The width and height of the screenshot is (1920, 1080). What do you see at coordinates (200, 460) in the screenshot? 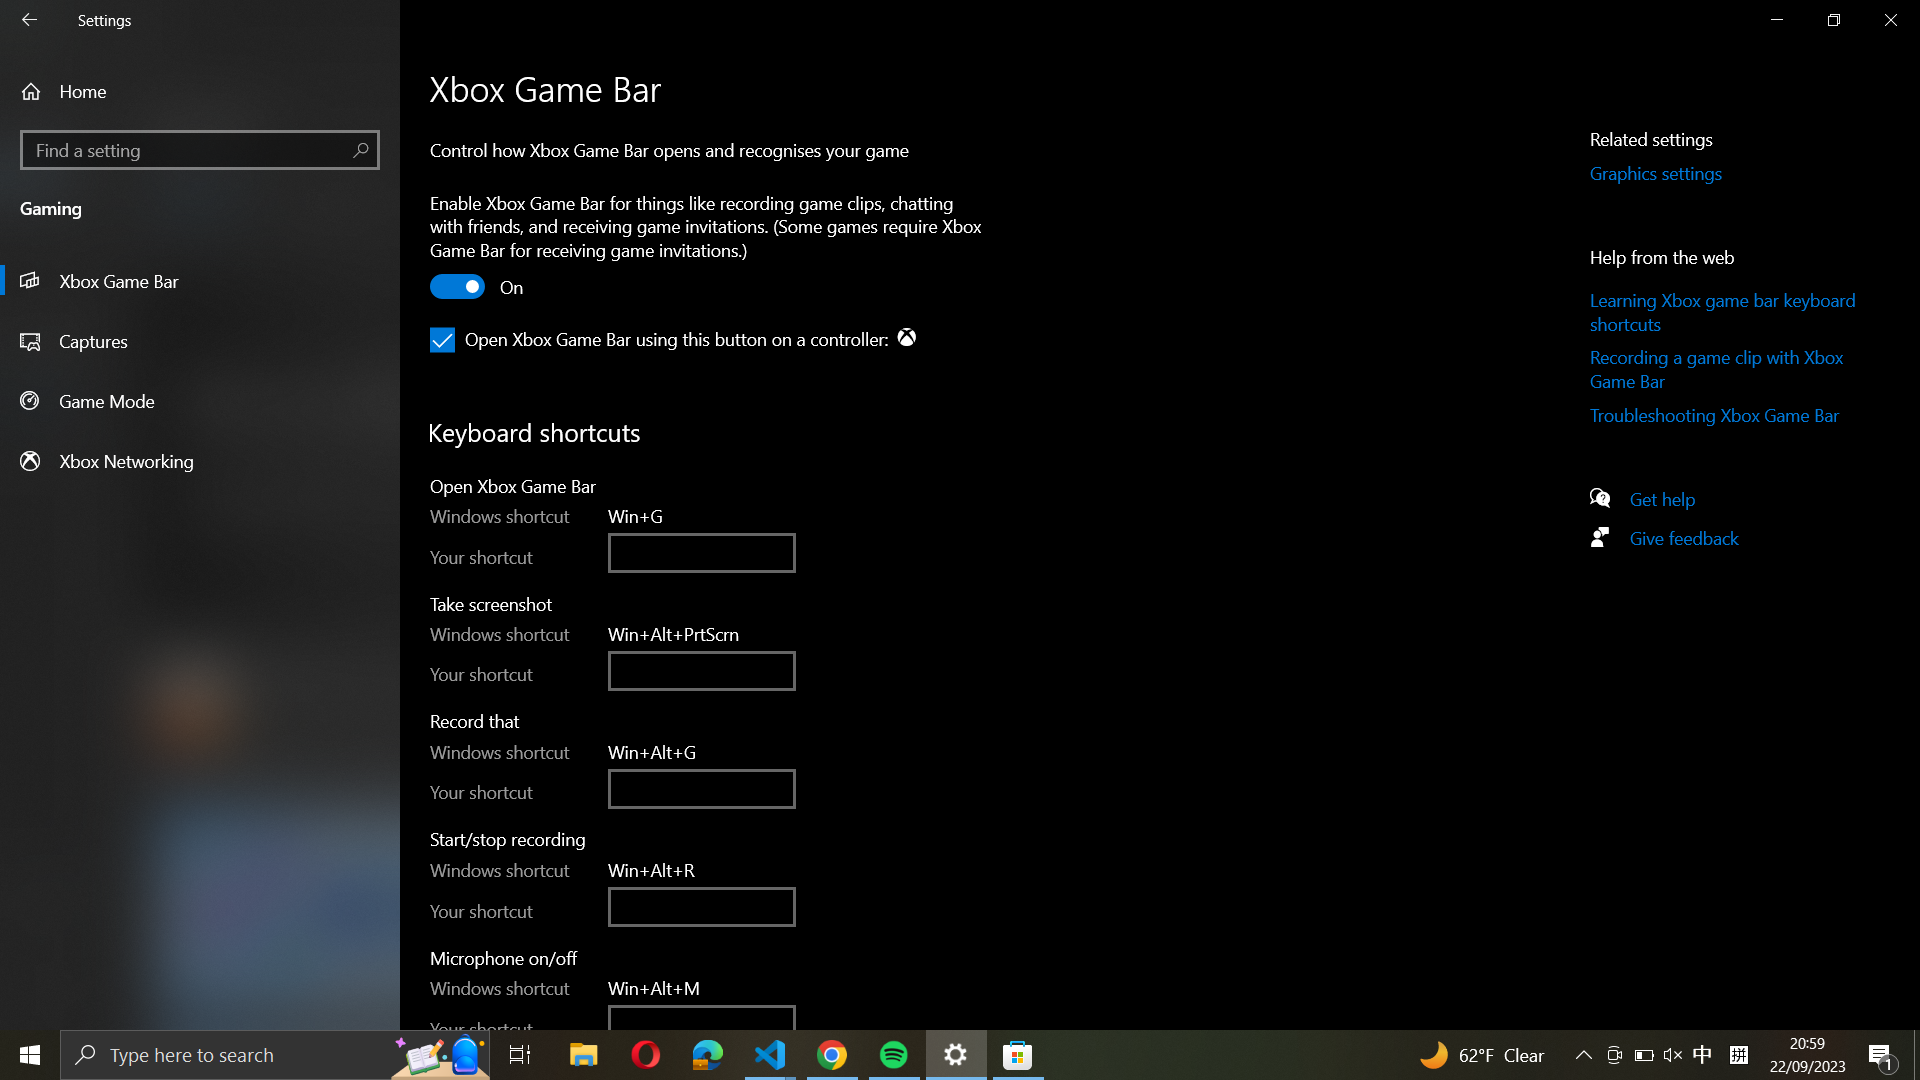
I see `the Xbox Networking settings by hitting the button situated on the left-hand side panel` at bounding box center [200, 460].